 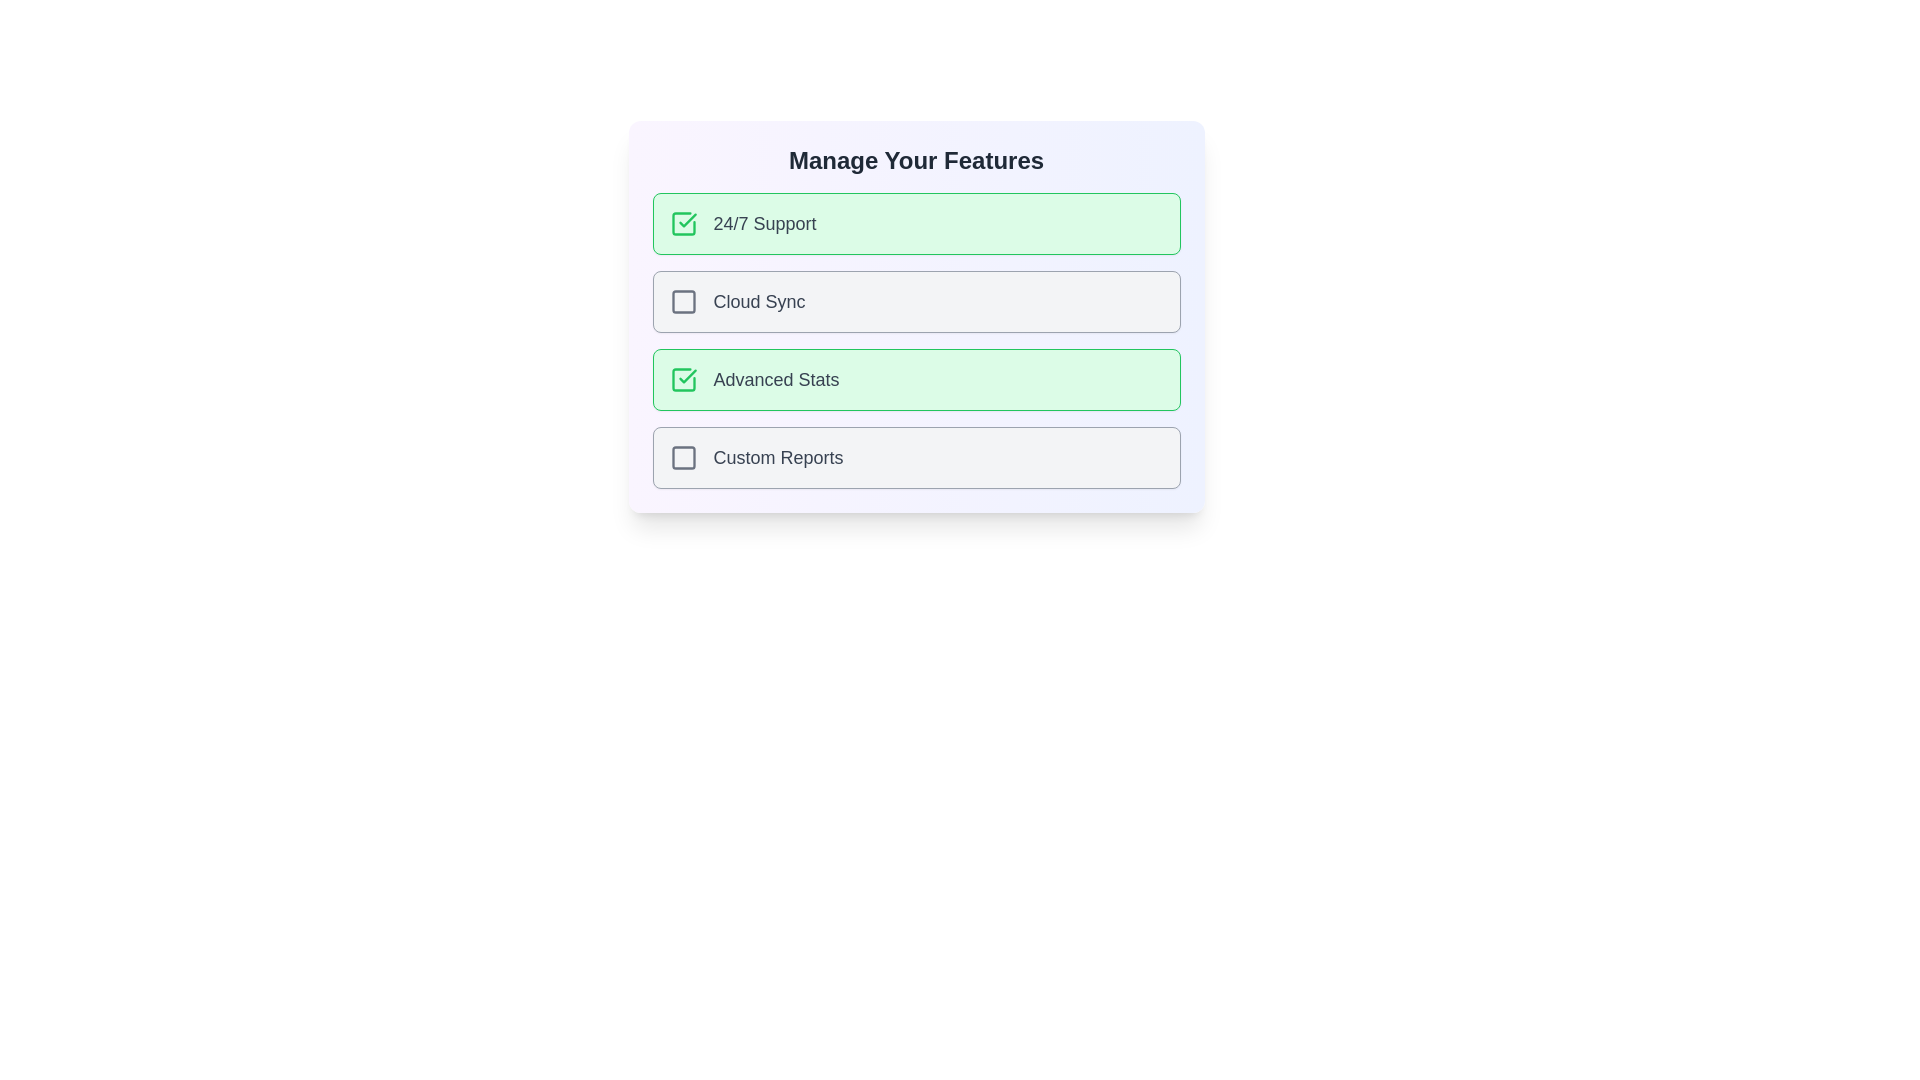 I want to click on the Text header that indicates the section's title, located at the top of the section above options like '24/7 Support' and 'Cloud Sync', so click(x=915, y=160).